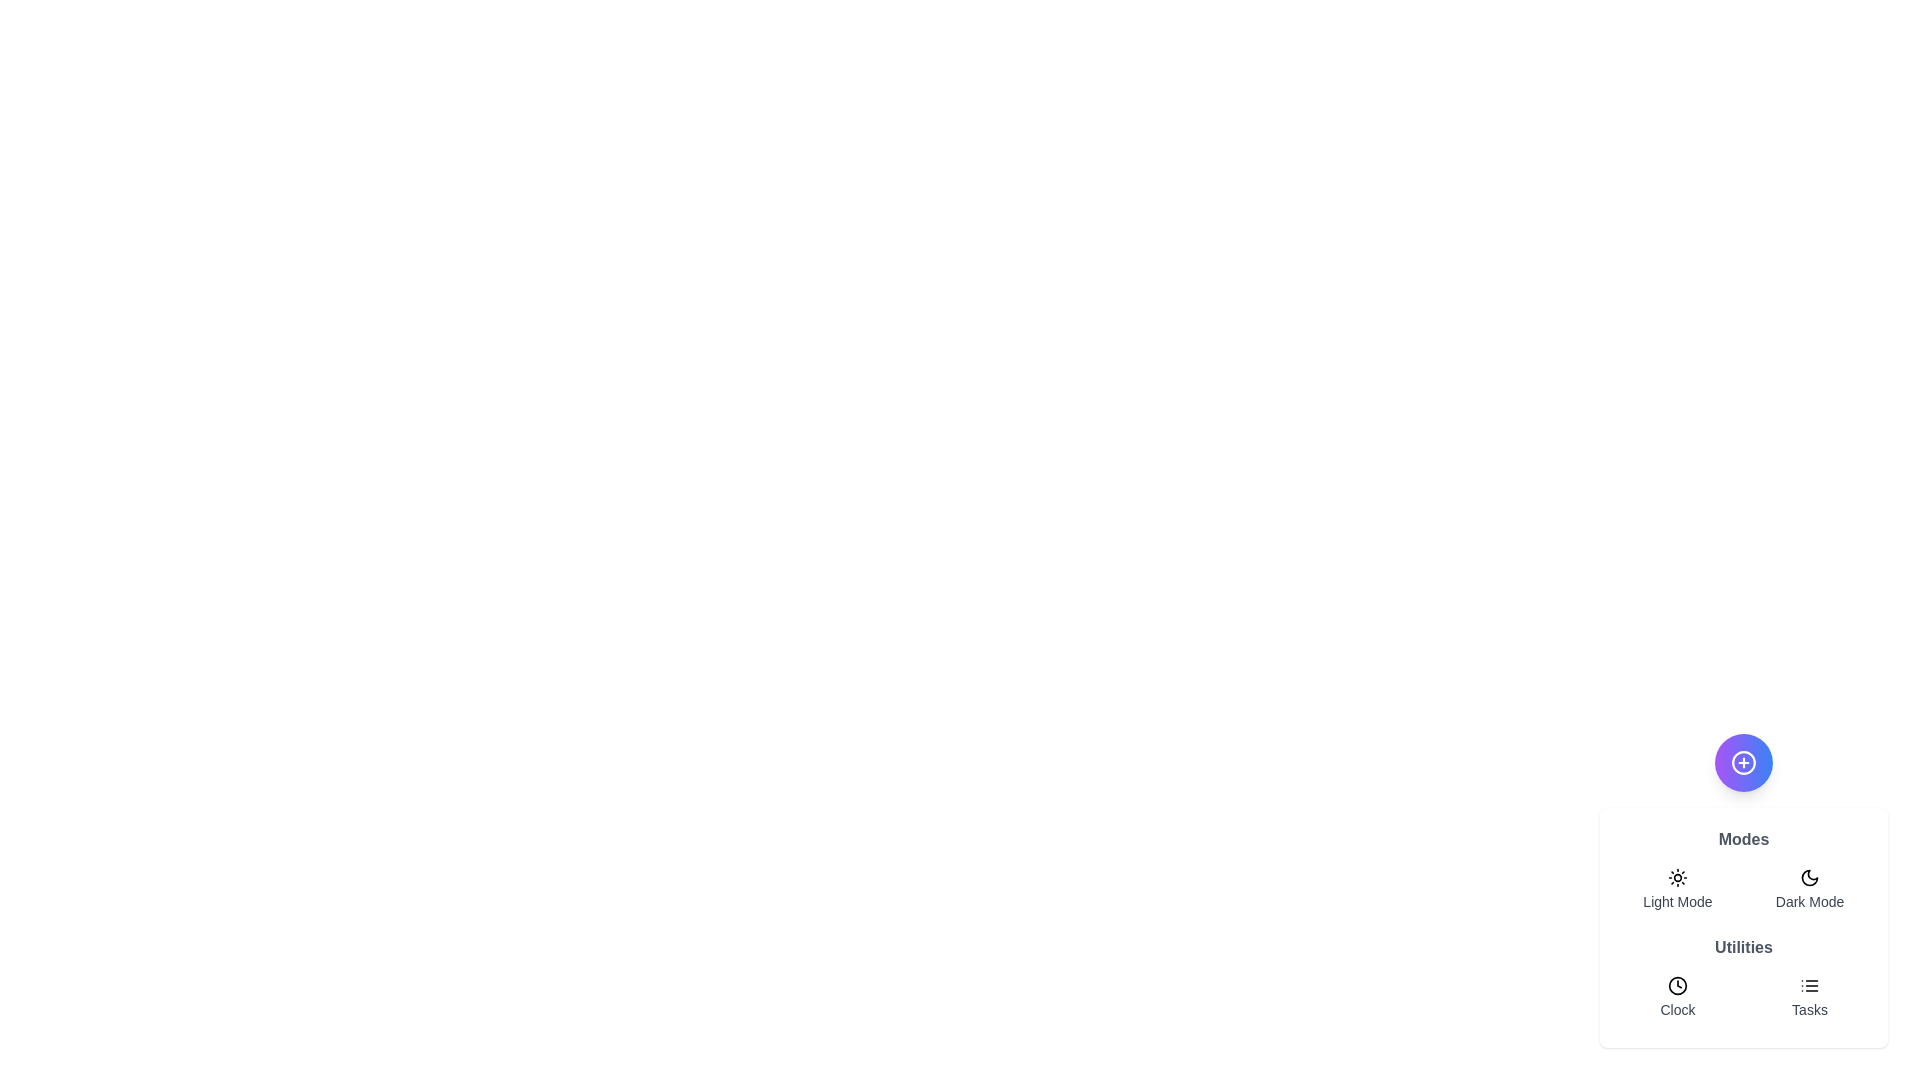 The image size is (1920, 1080). Describe the element at coordinates (1678, 998) in the screenshot. I see `the 'Clock' option to select it` at that location.